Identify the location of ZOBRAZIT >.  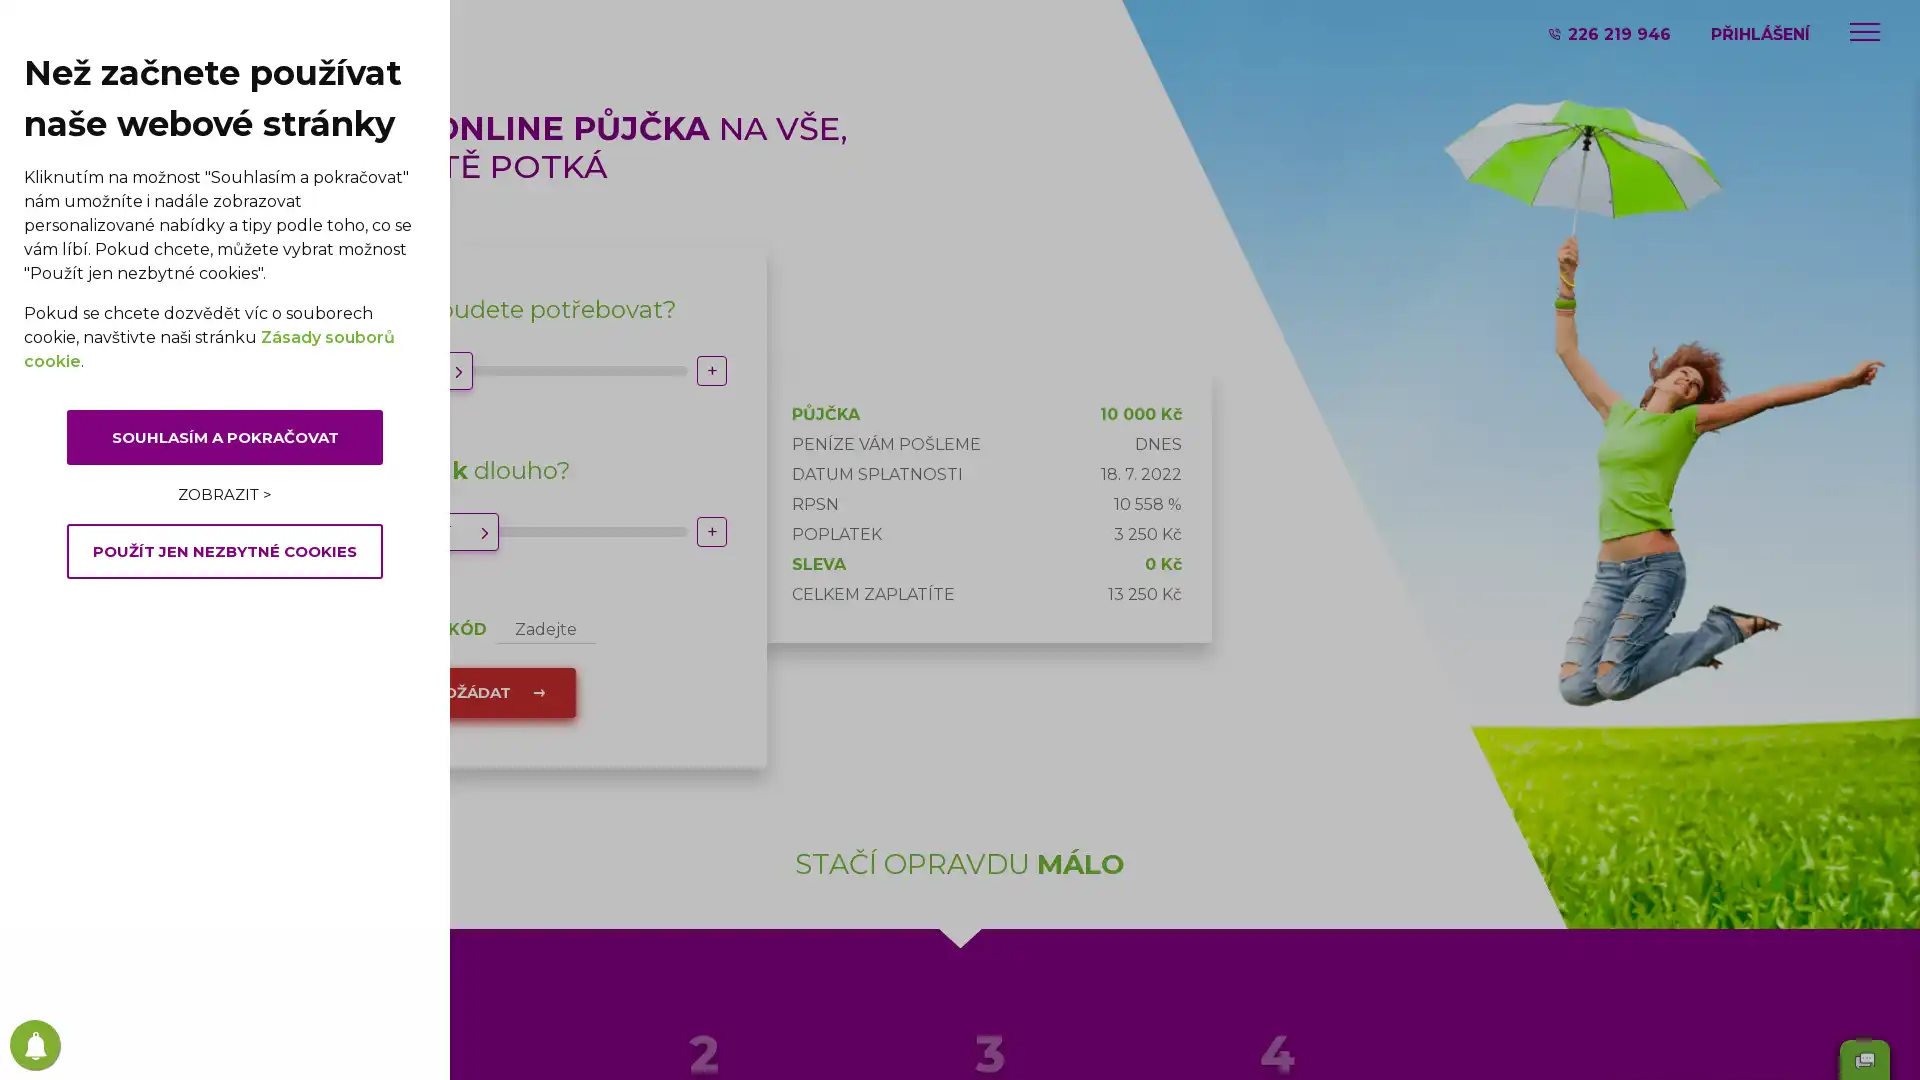
(225, 494).